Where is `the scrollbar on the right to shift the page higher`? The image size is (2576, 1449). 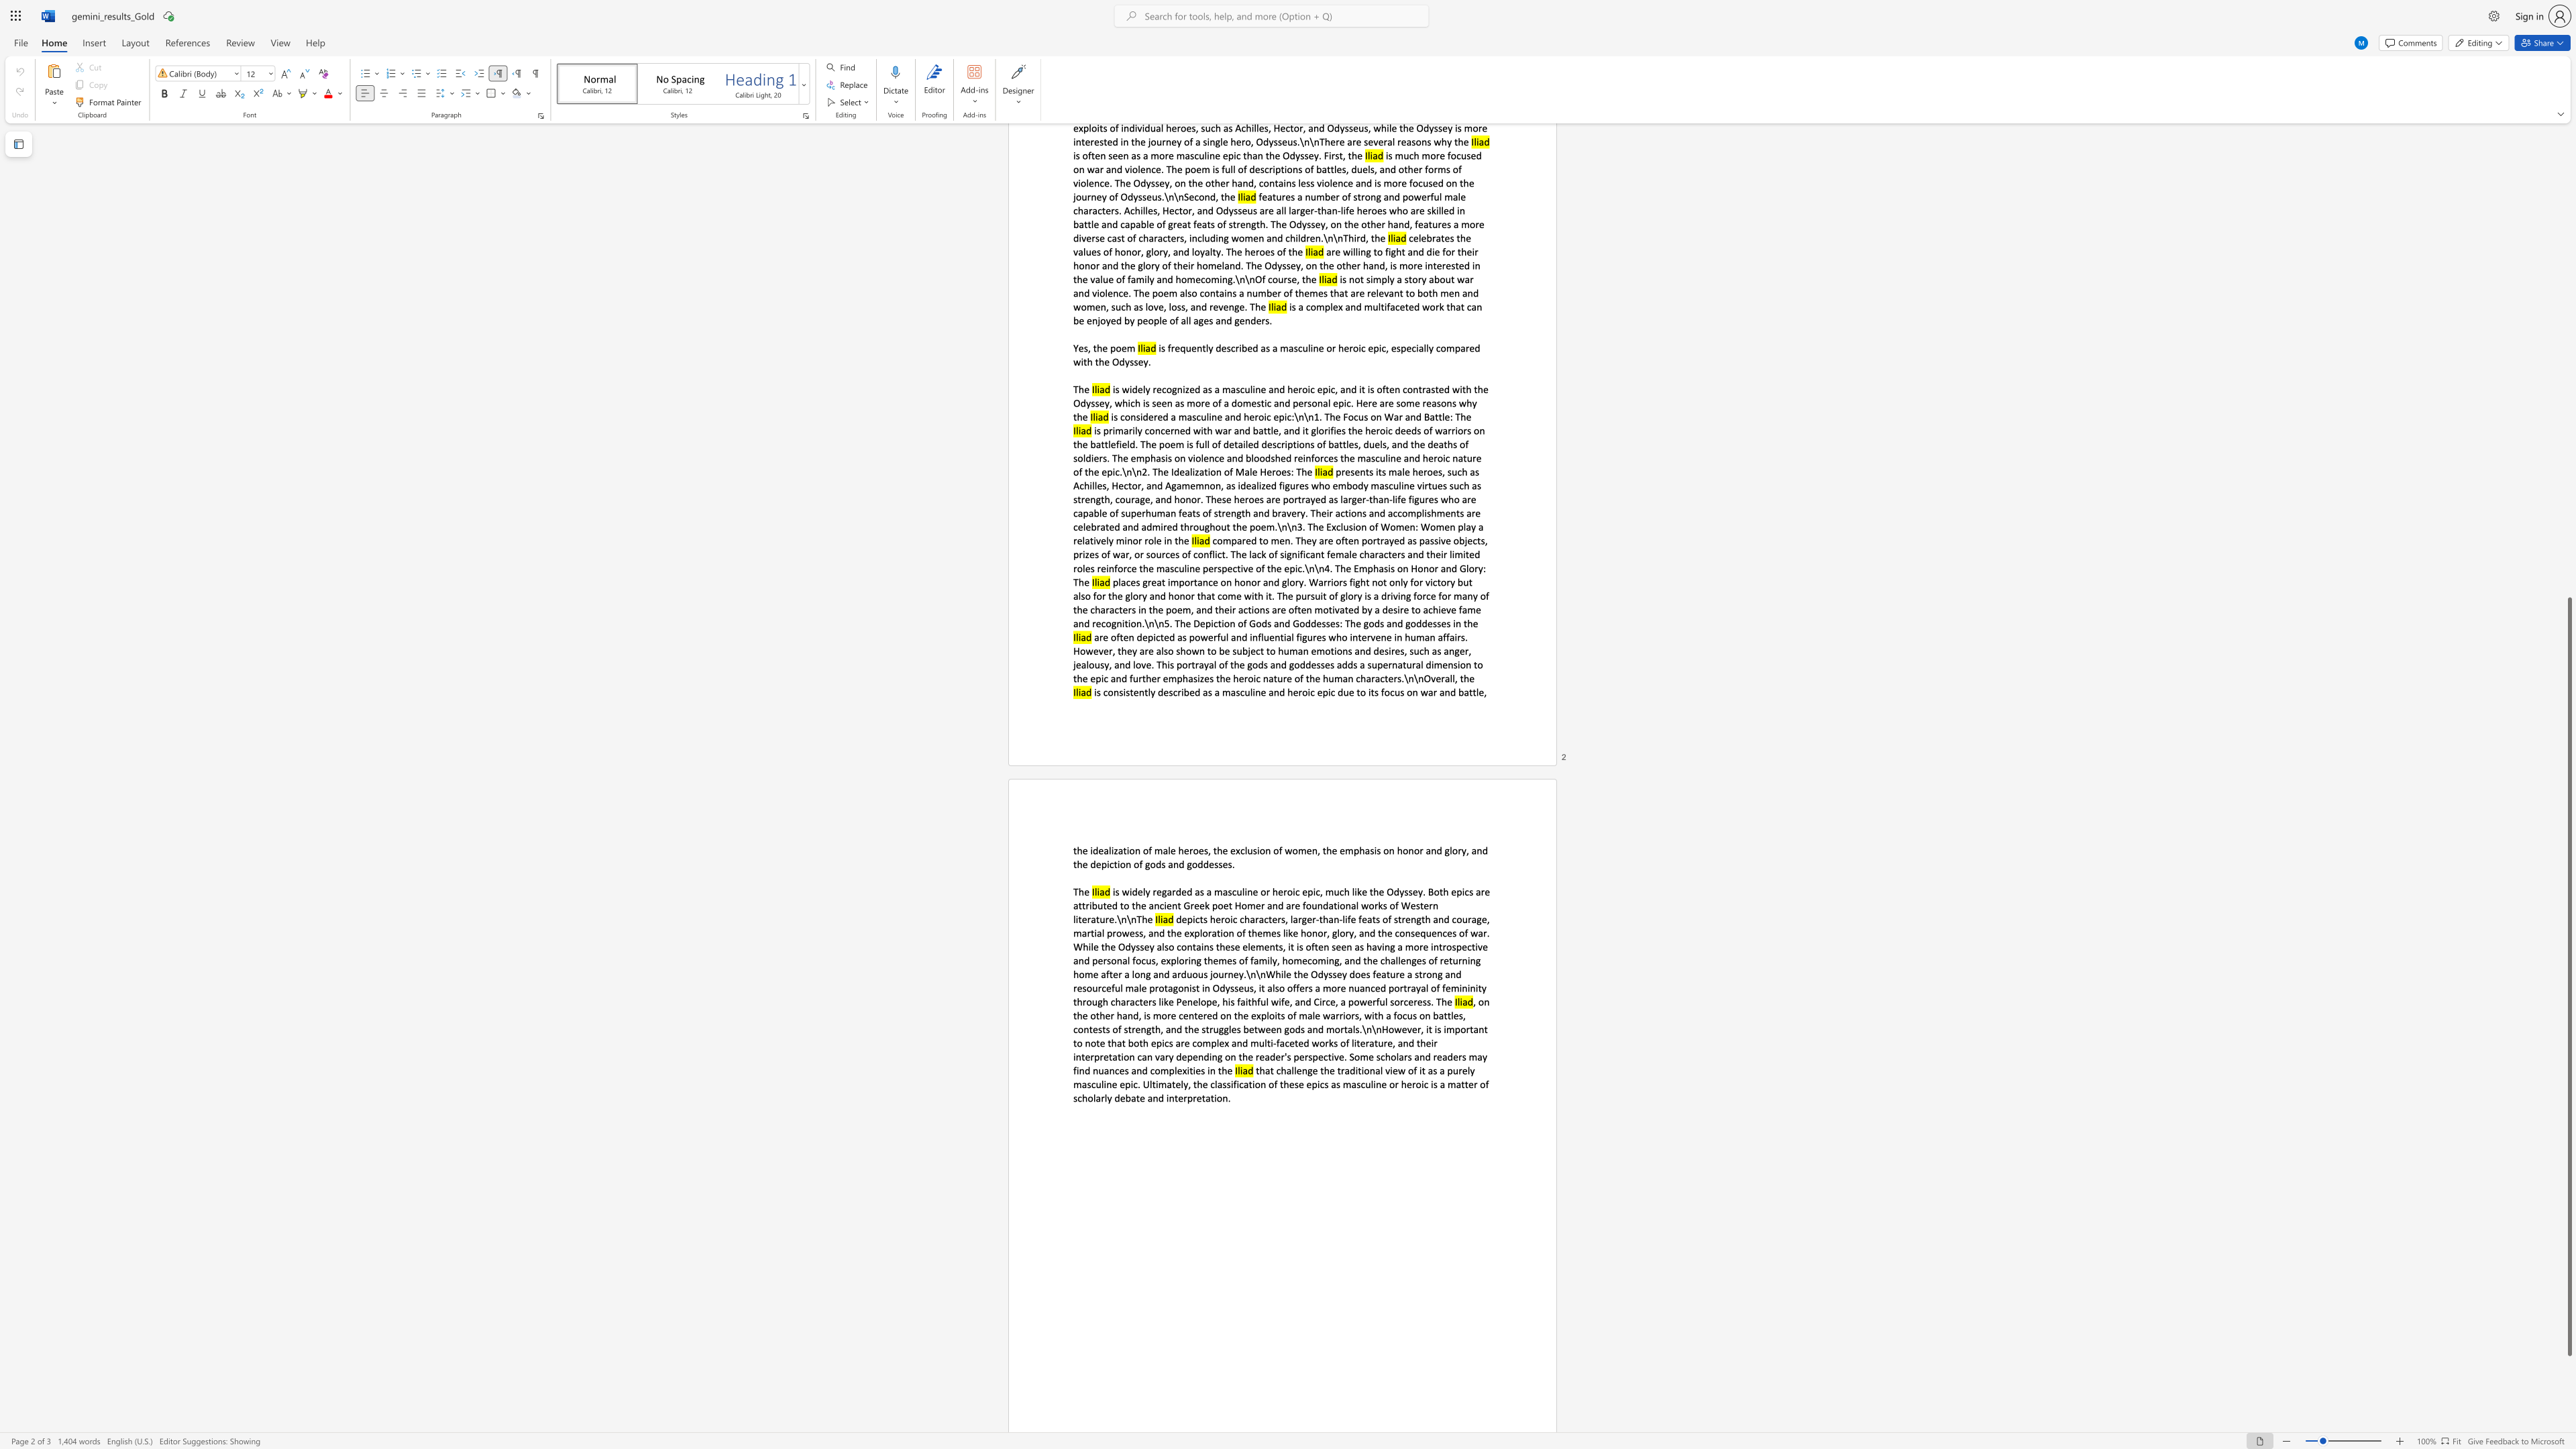
the scrollbar on the right to shift the page higher is located at coordinates (2568, 402).